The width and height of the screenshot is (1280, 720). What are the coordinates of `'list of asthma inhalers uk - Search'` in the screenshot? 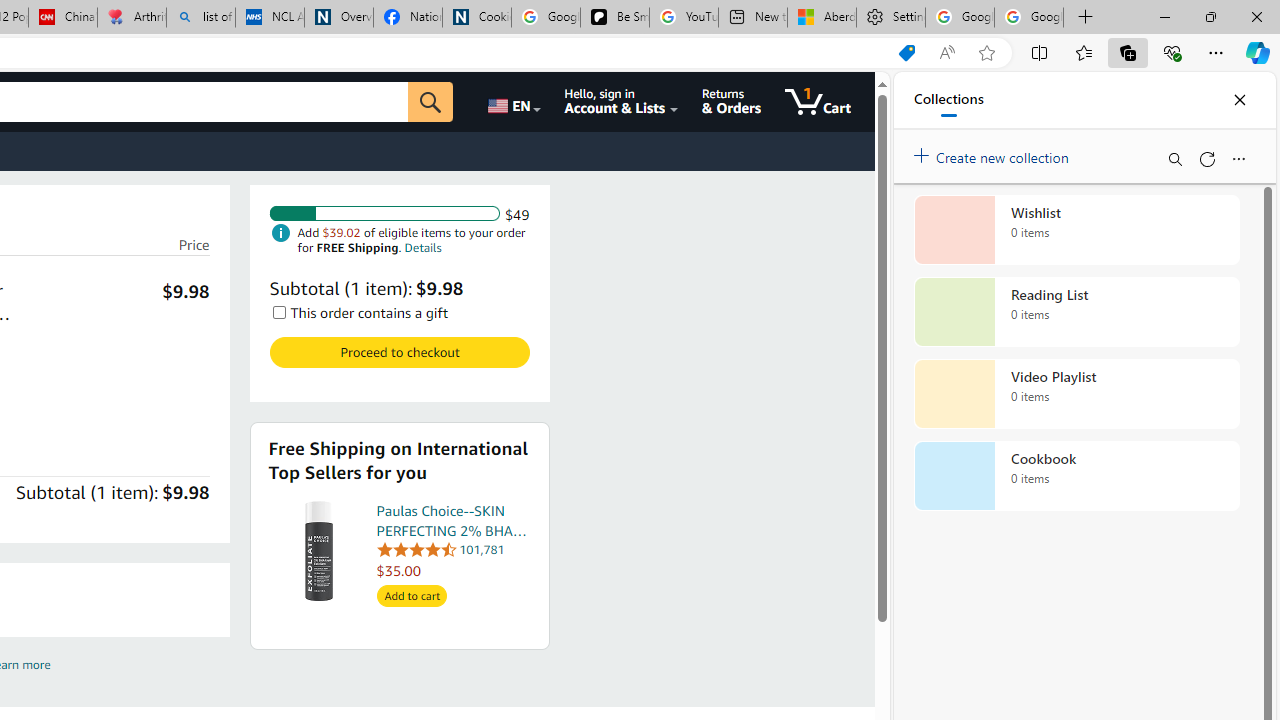 It's located at (200, 17).